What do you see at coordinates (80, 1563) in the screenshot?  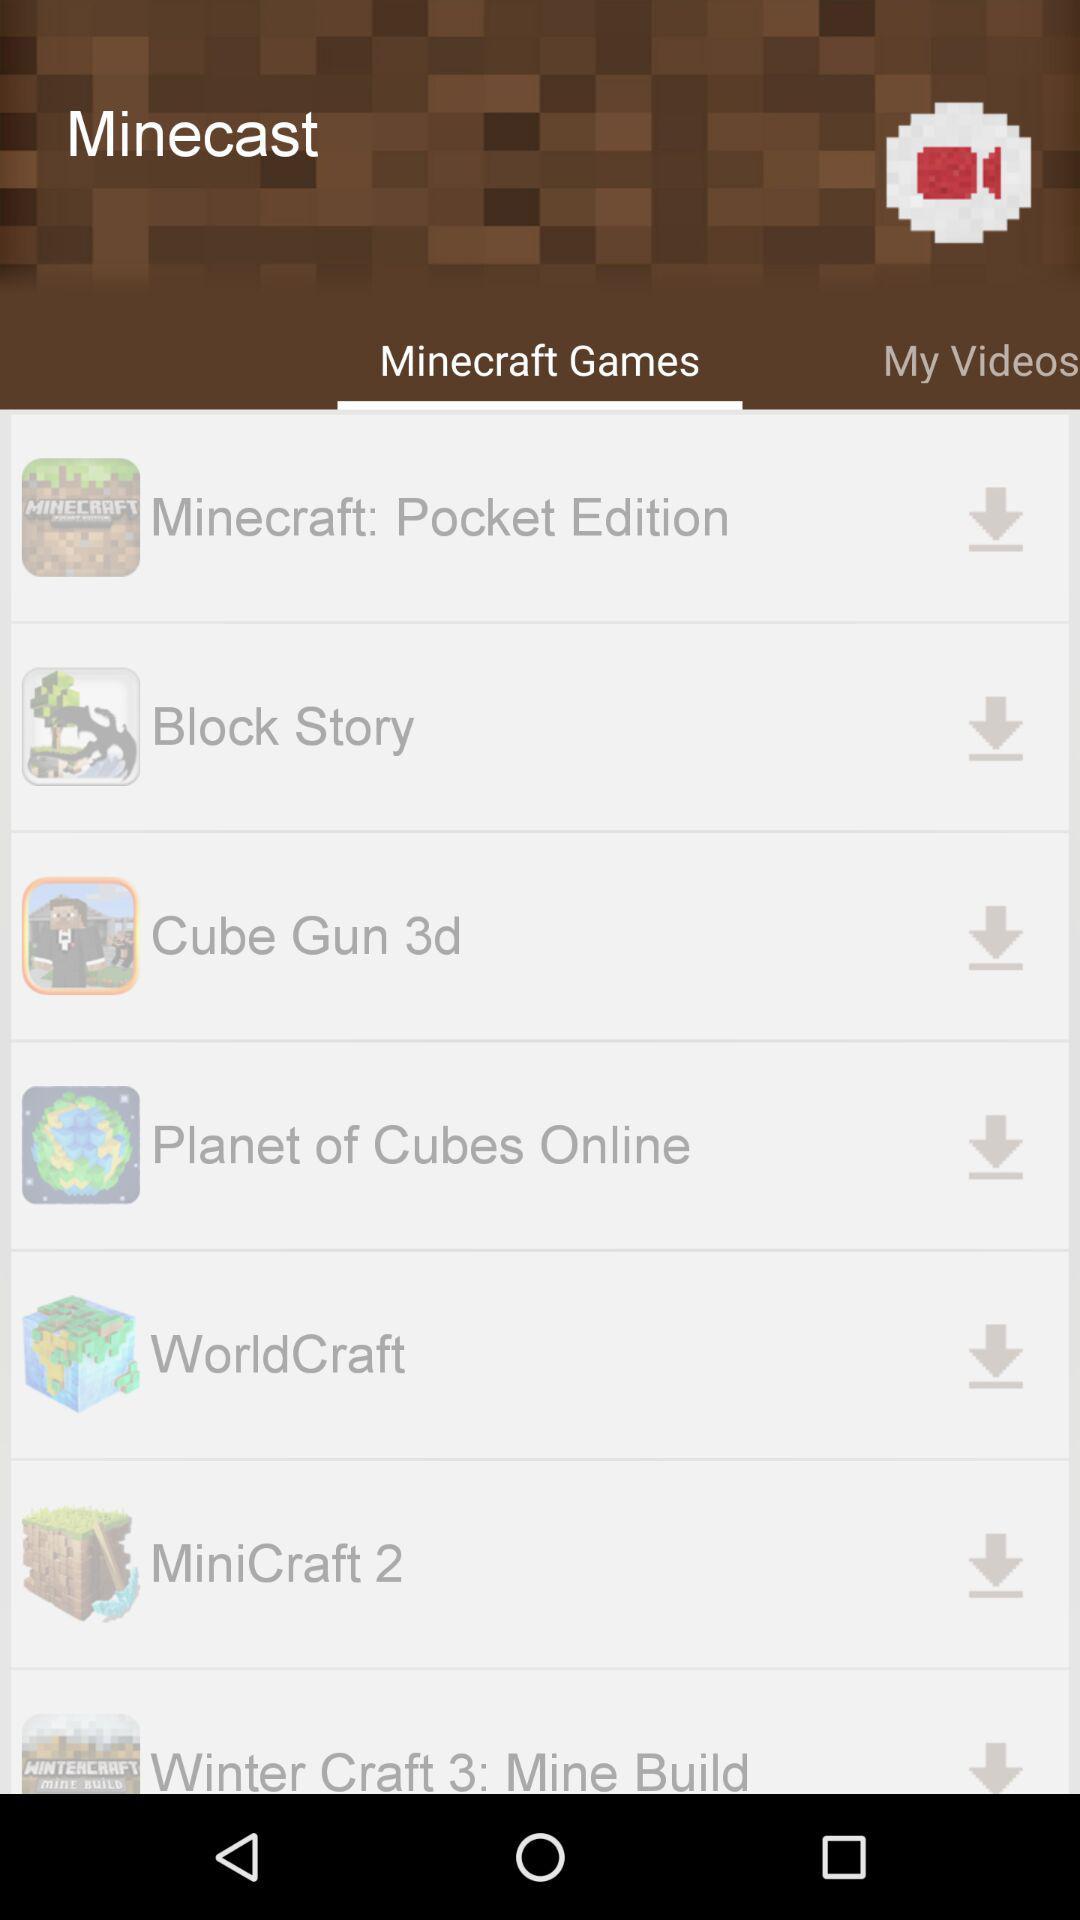 I see `image to the left of minicraft 2` at bounding box center [80, 1563].